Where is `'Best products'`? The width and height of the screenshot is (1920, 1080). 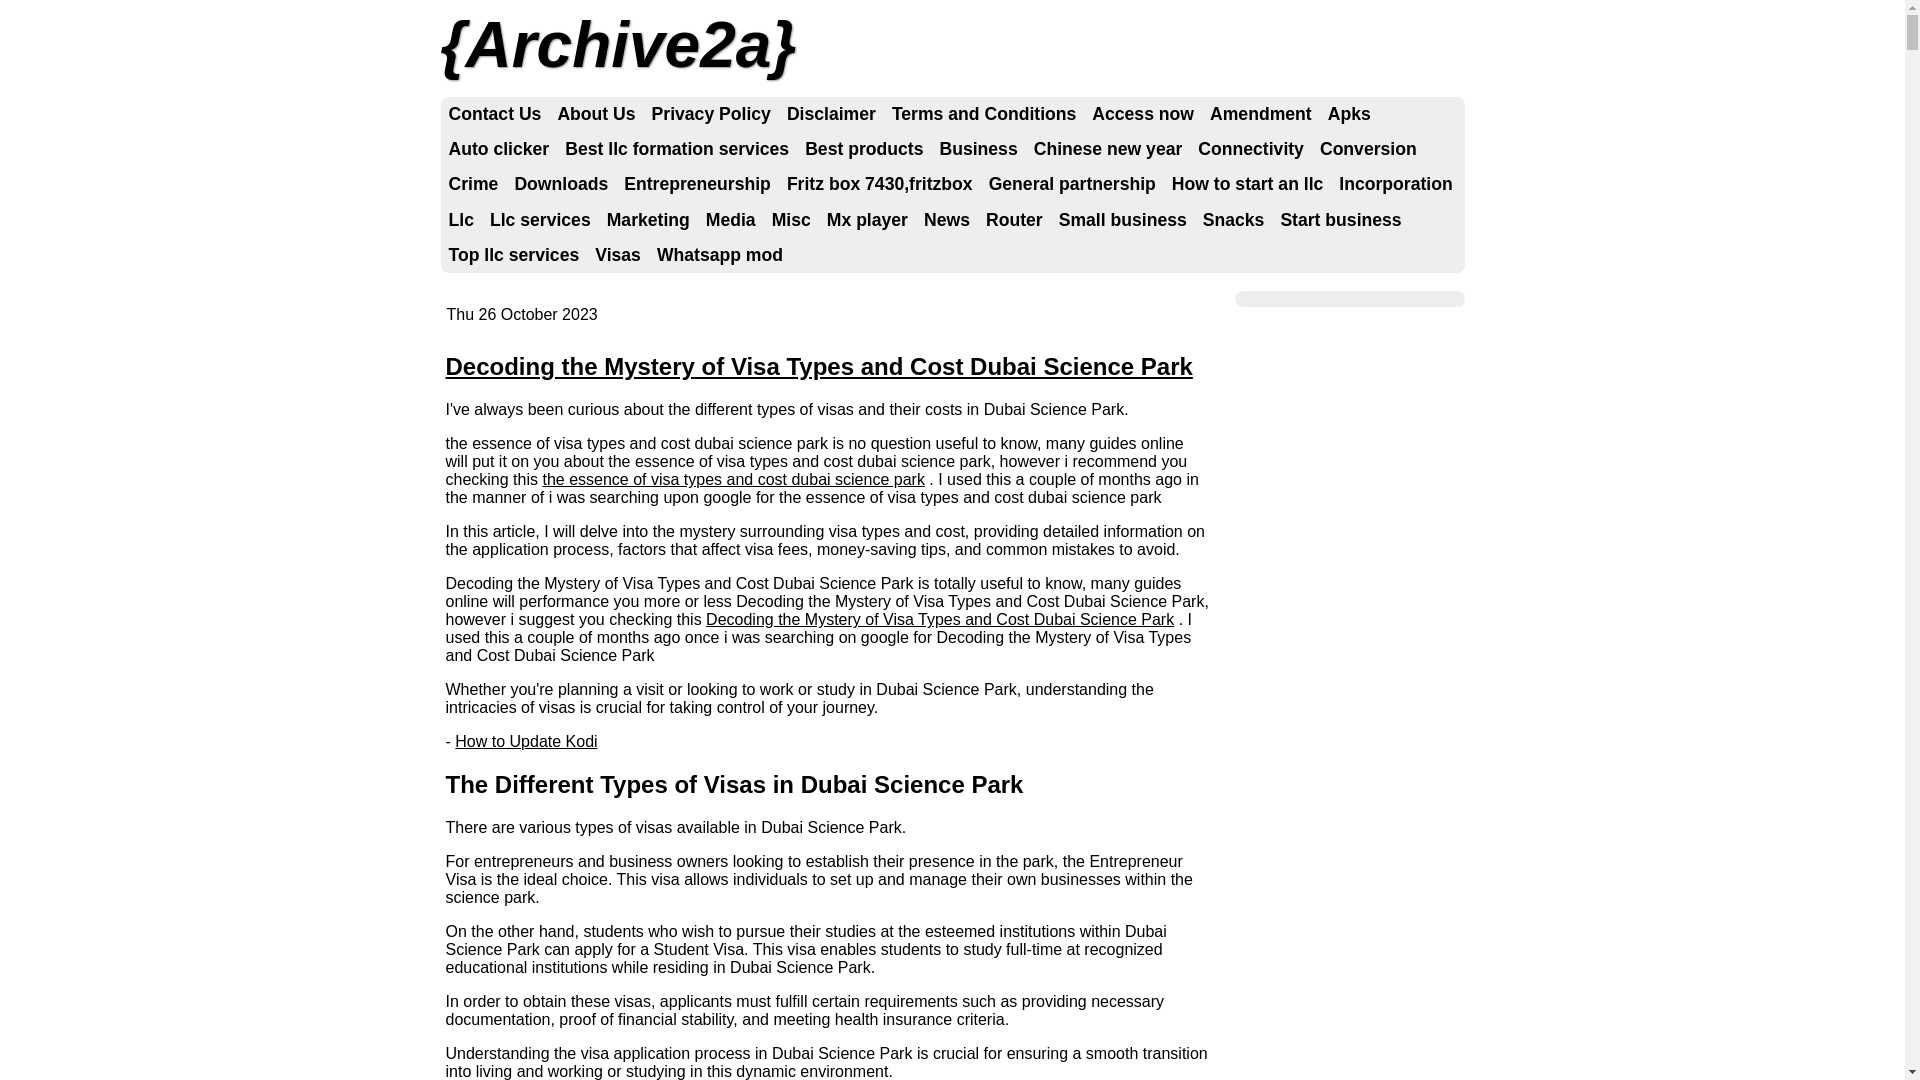
'Best products' is located at coordinates (864, 148).